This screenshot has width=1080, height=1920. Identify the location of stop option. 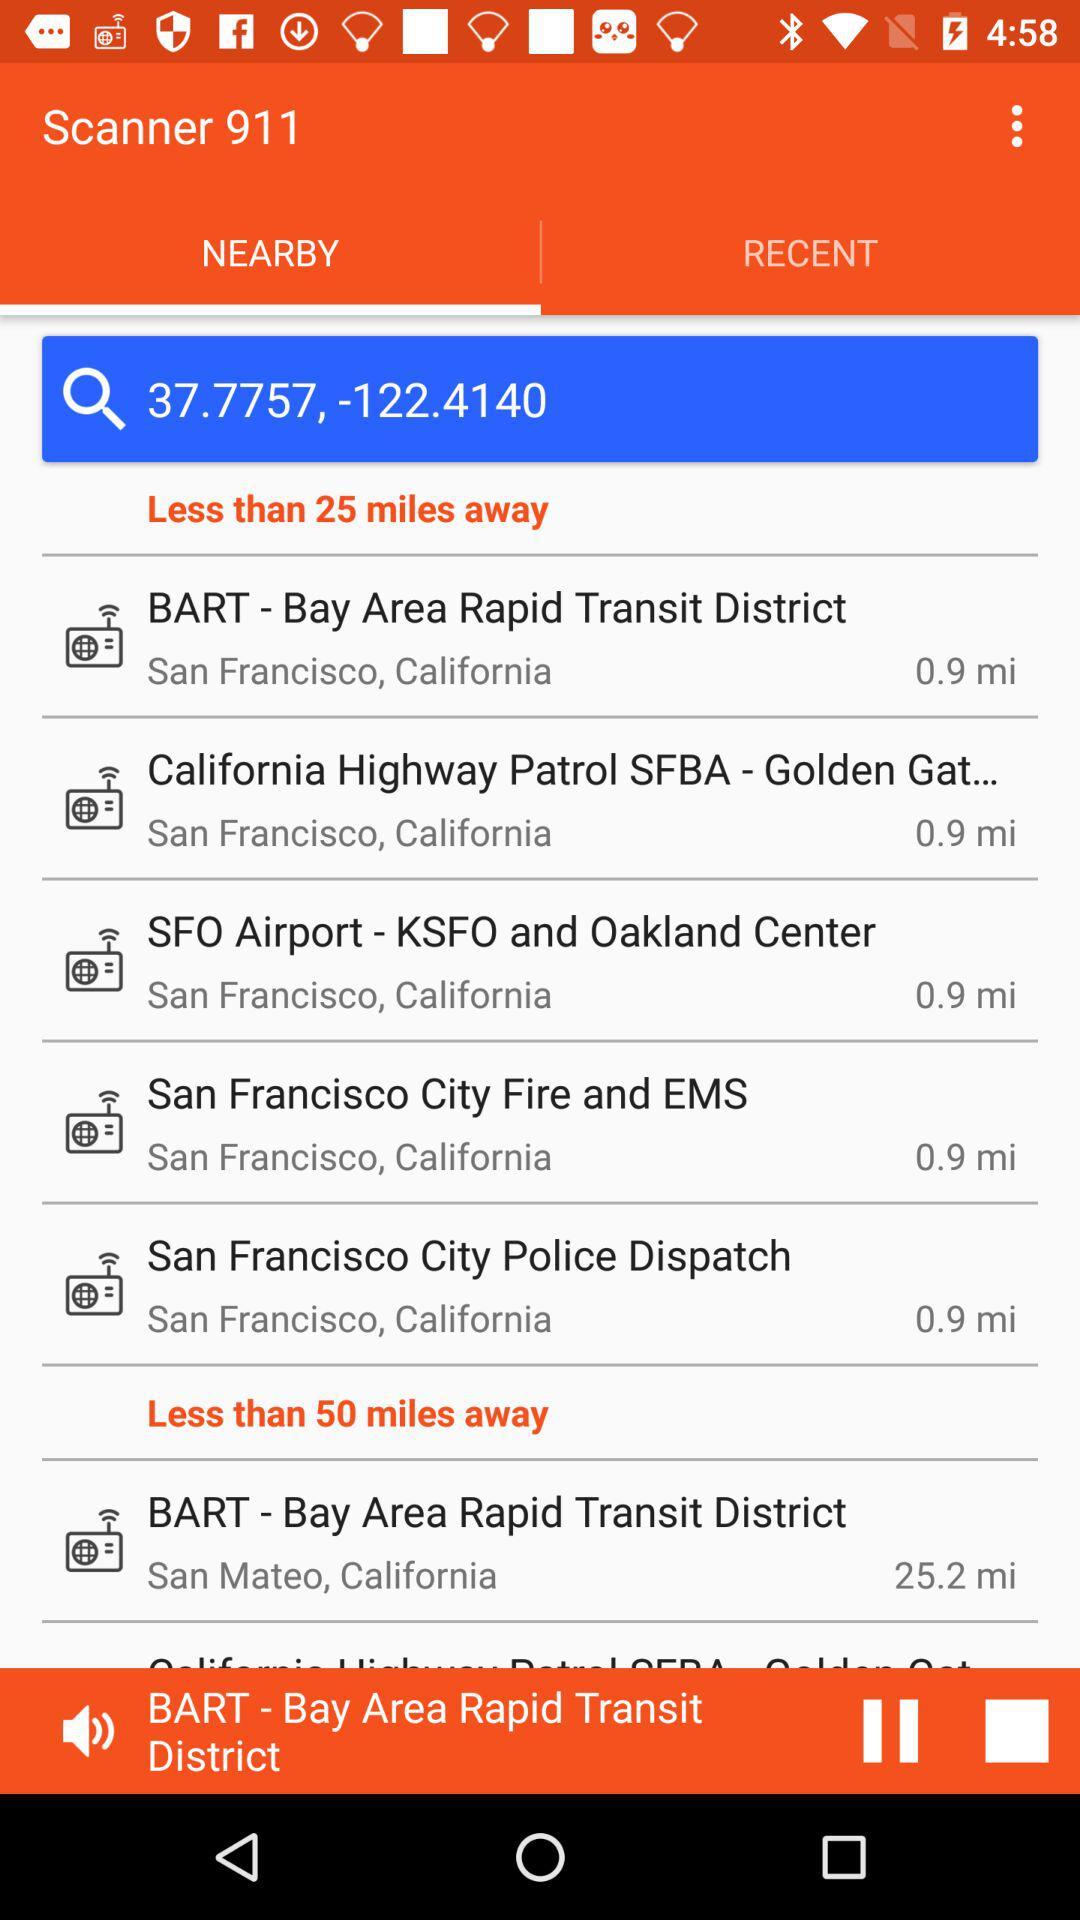
(1017, 1730).